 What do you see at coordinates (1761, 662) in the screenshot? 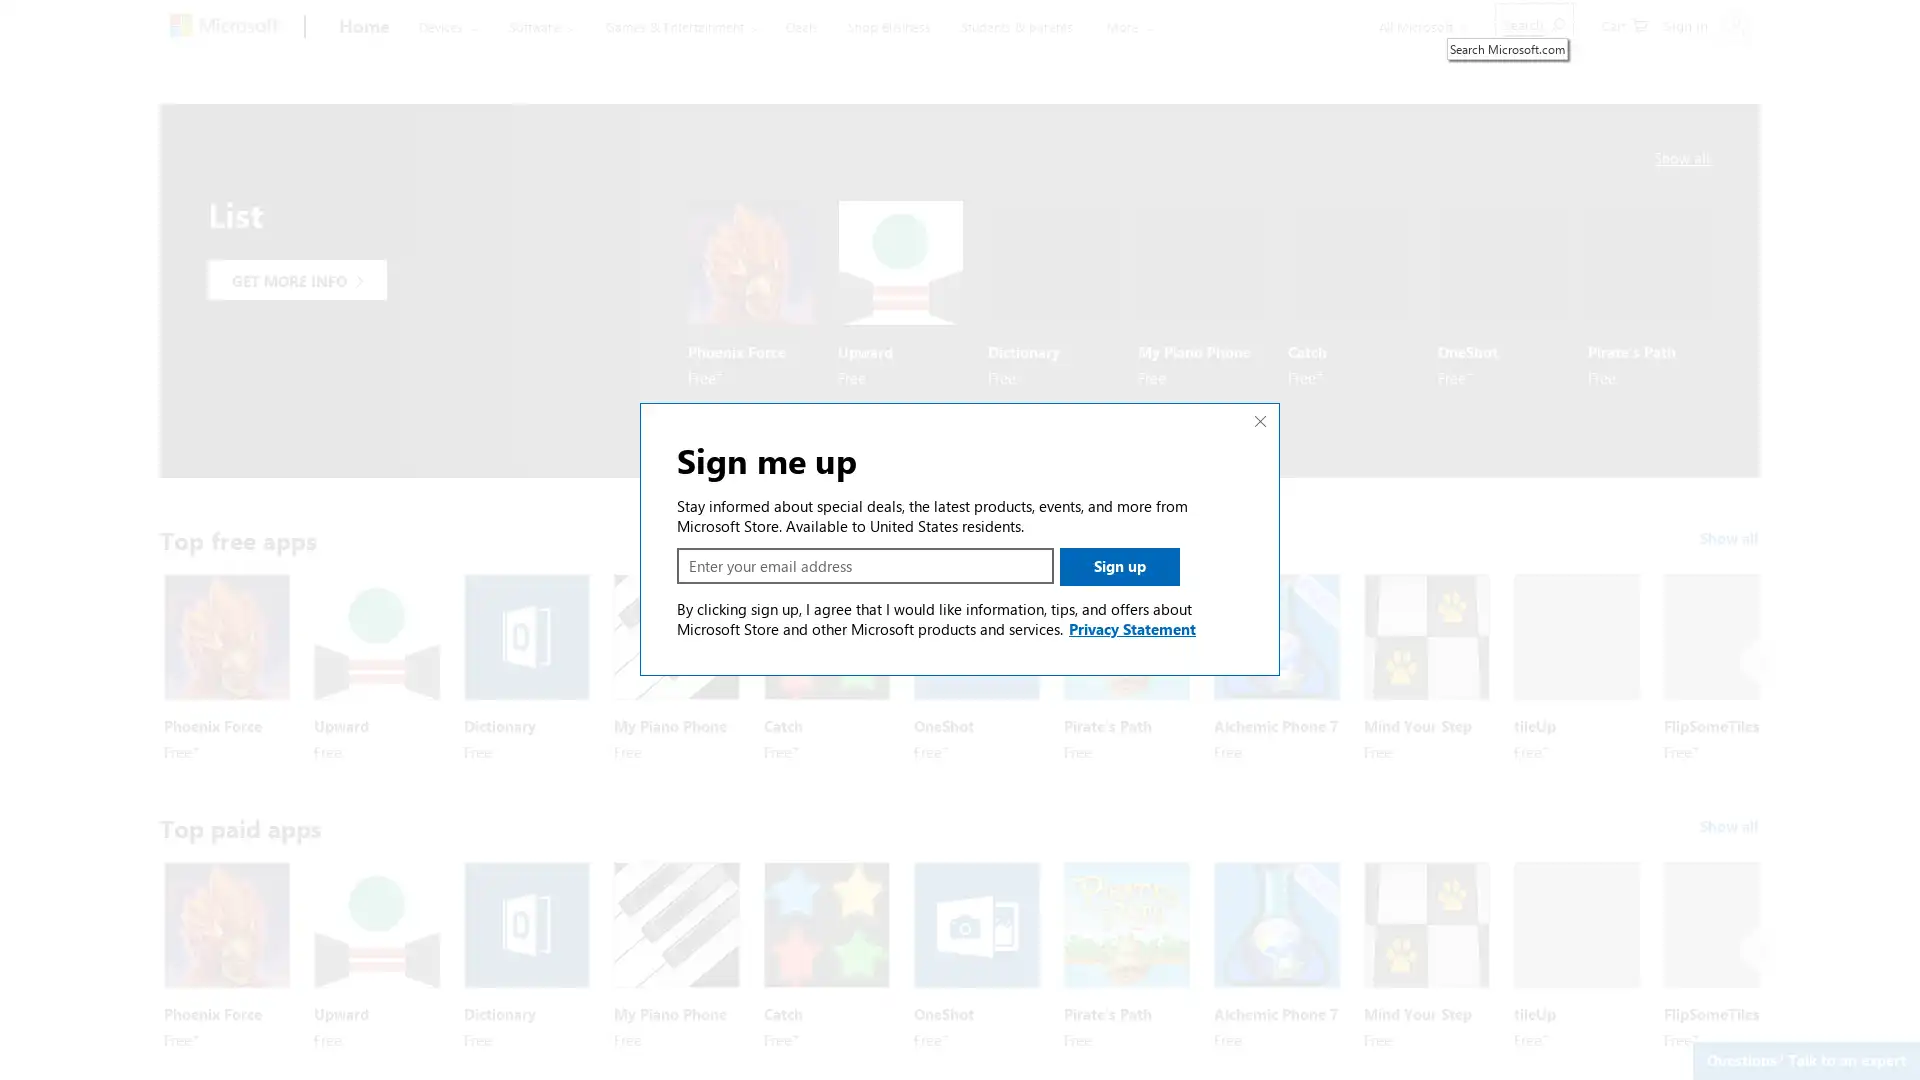
I see `Next` at bounding box center [1761, 662].